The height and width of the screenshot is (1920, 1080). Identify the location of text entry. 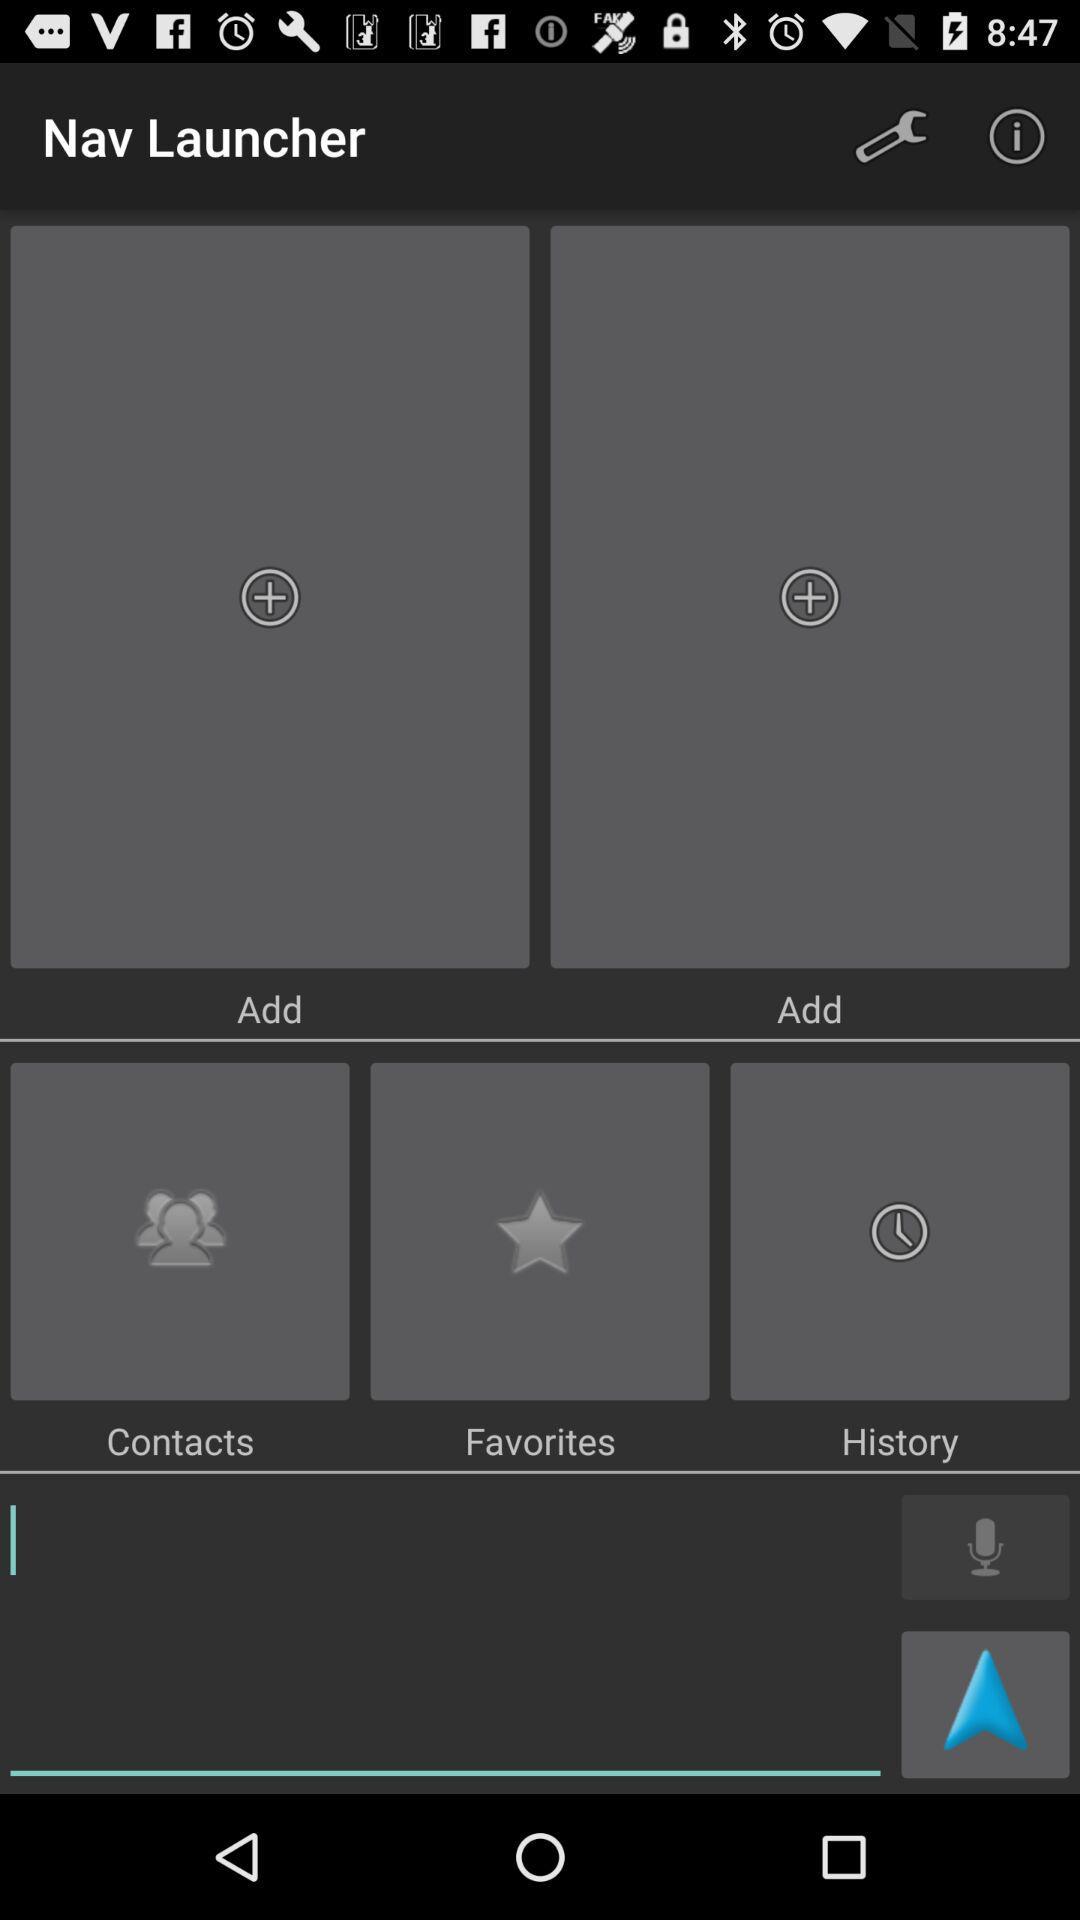
(444, 1636).